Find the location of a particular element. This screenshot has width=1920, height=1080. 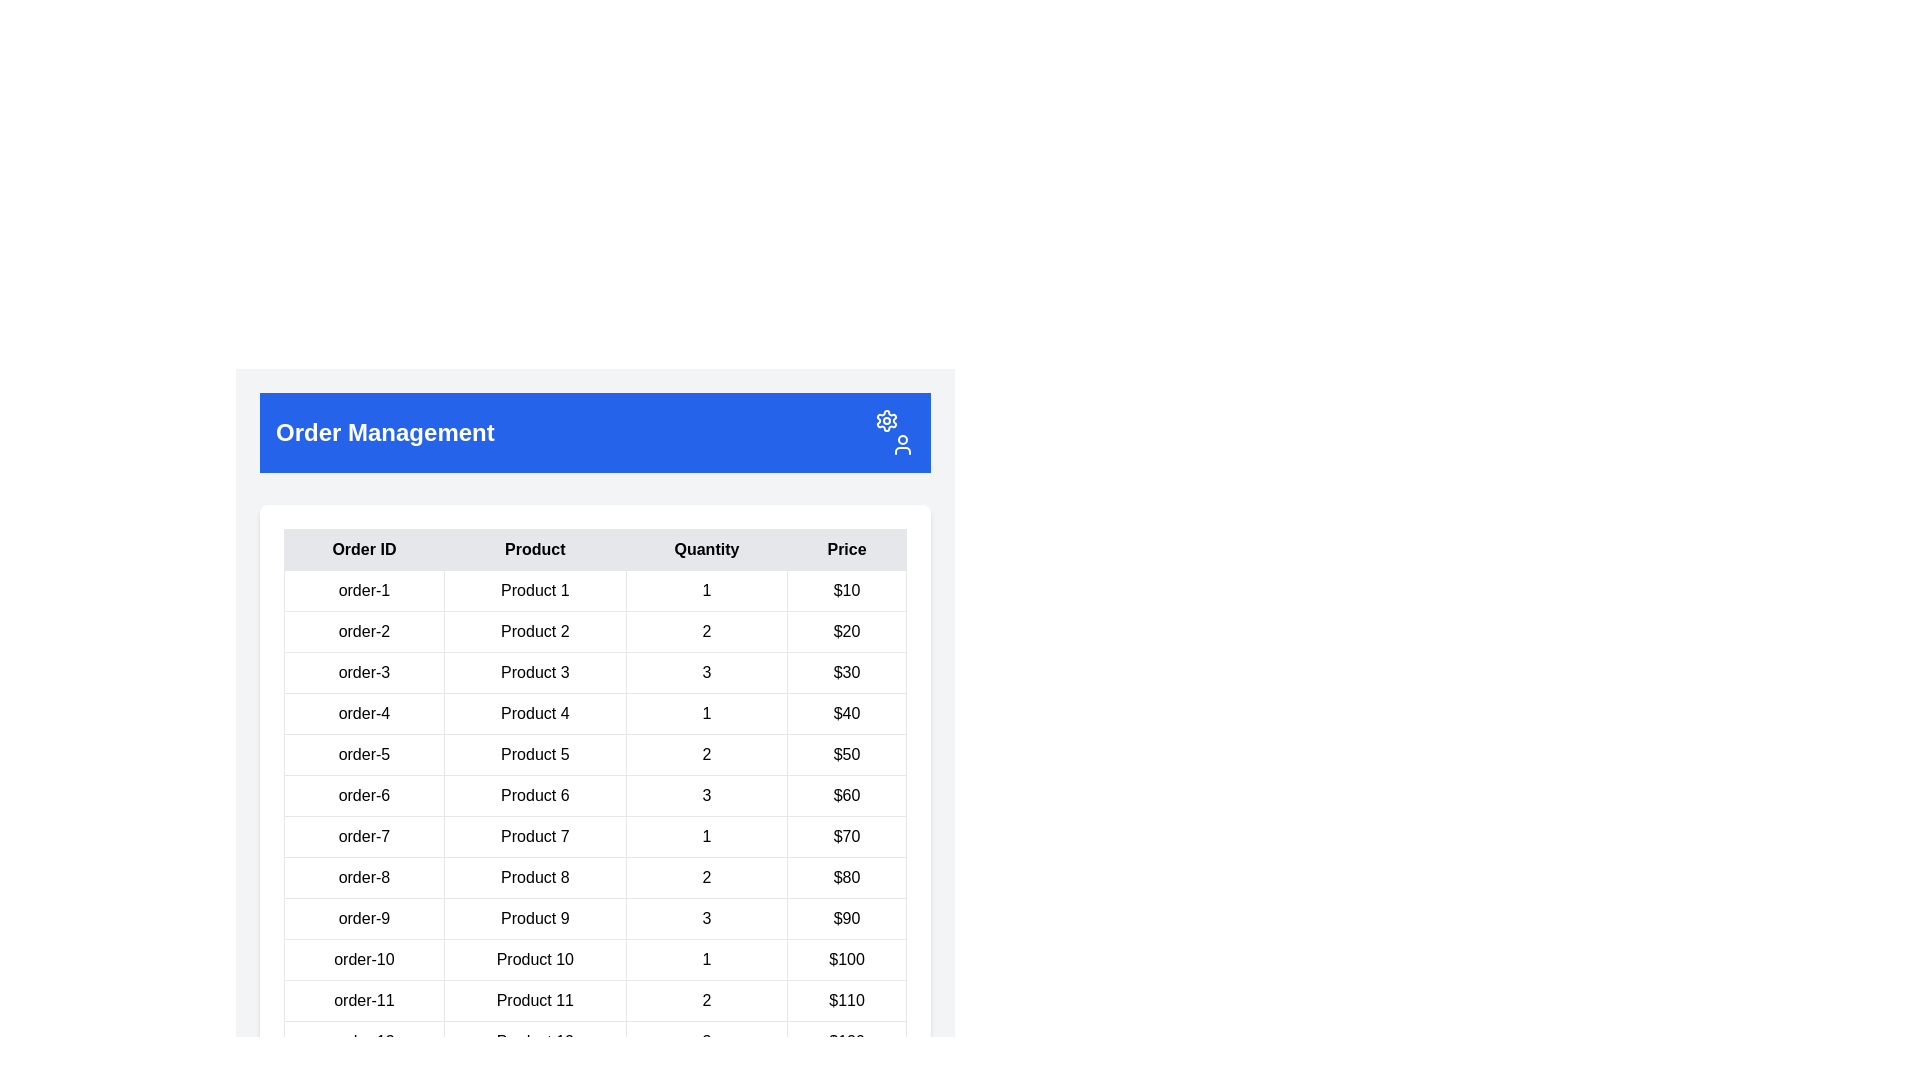

the text element displaying 'Product 12', which is styled as a bordered rectangle in the 'Order Management' section under the 'Product' column is located at coordinates (535, 1040).